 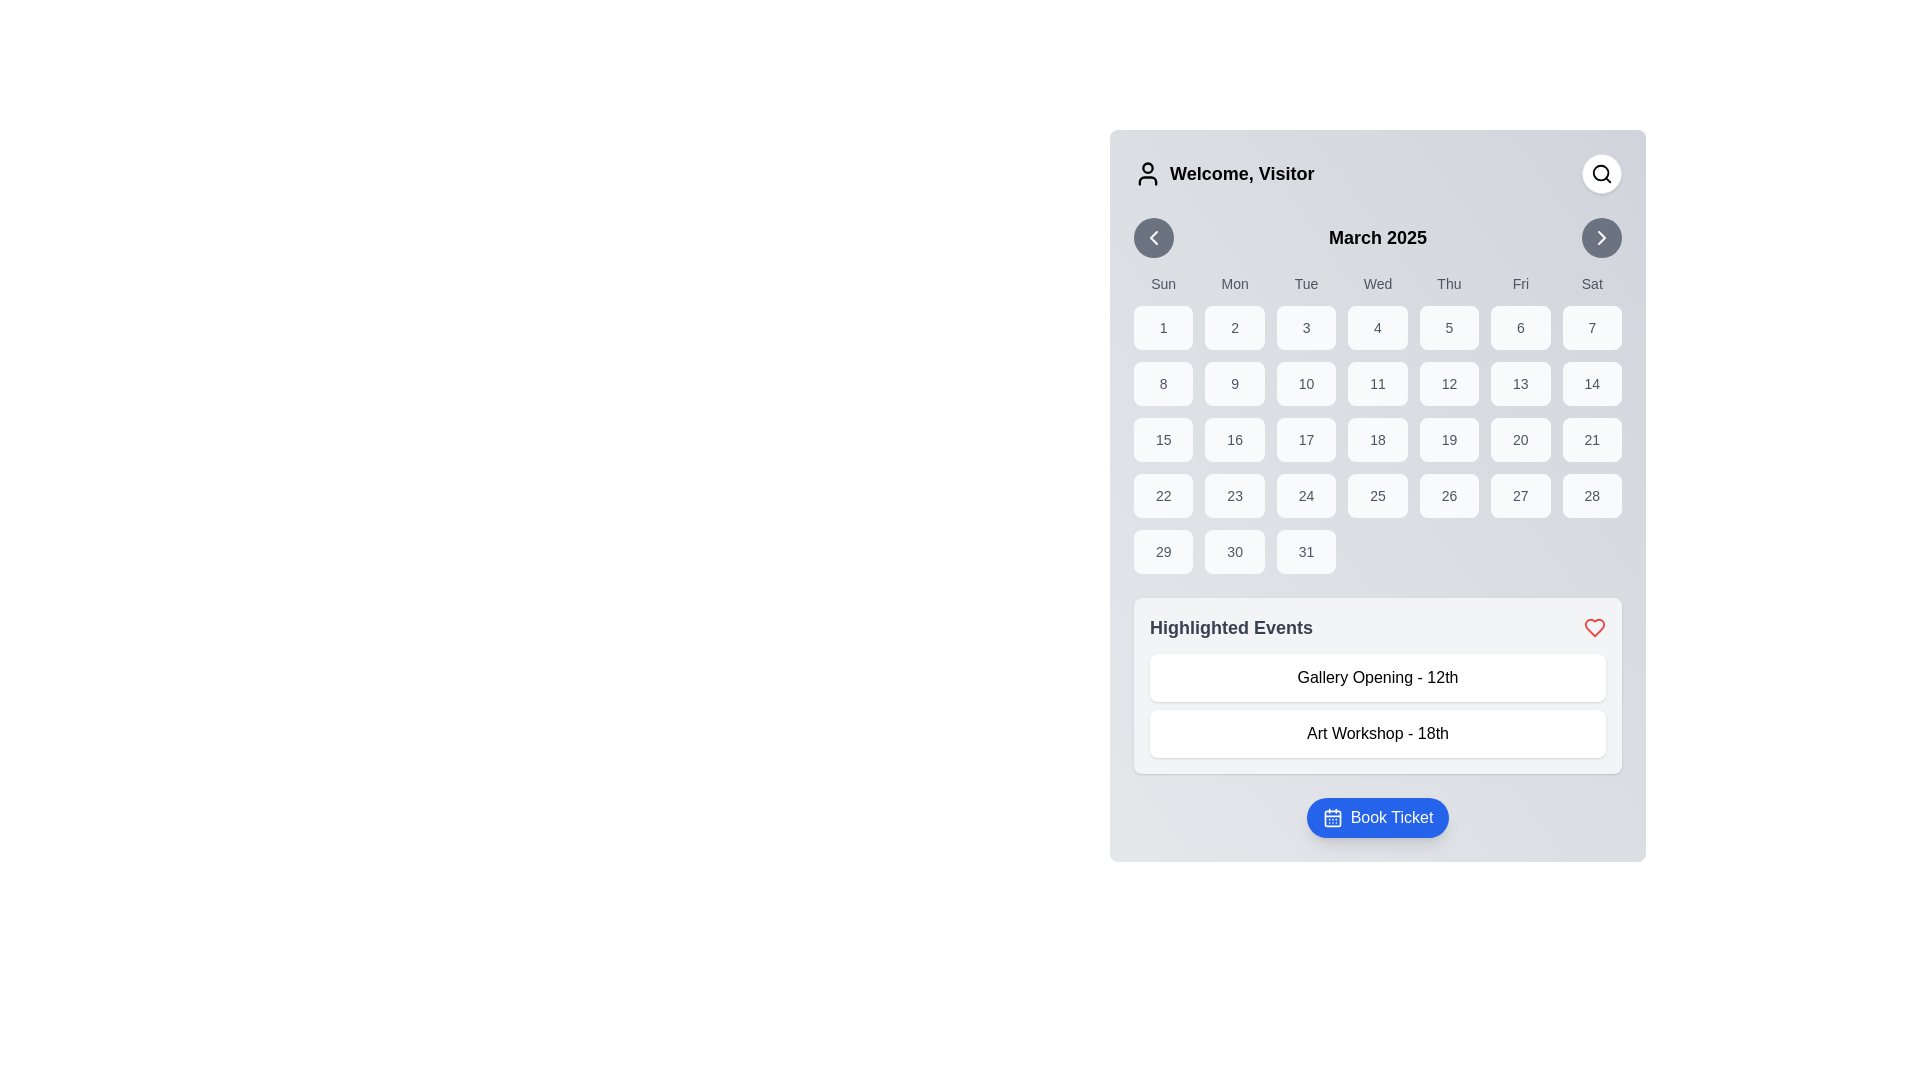 I want to click on to select the date '26' in the calendar, which is represented as the 5th cell in the 5th row of the grid layout, so click(x=1449, y=495).